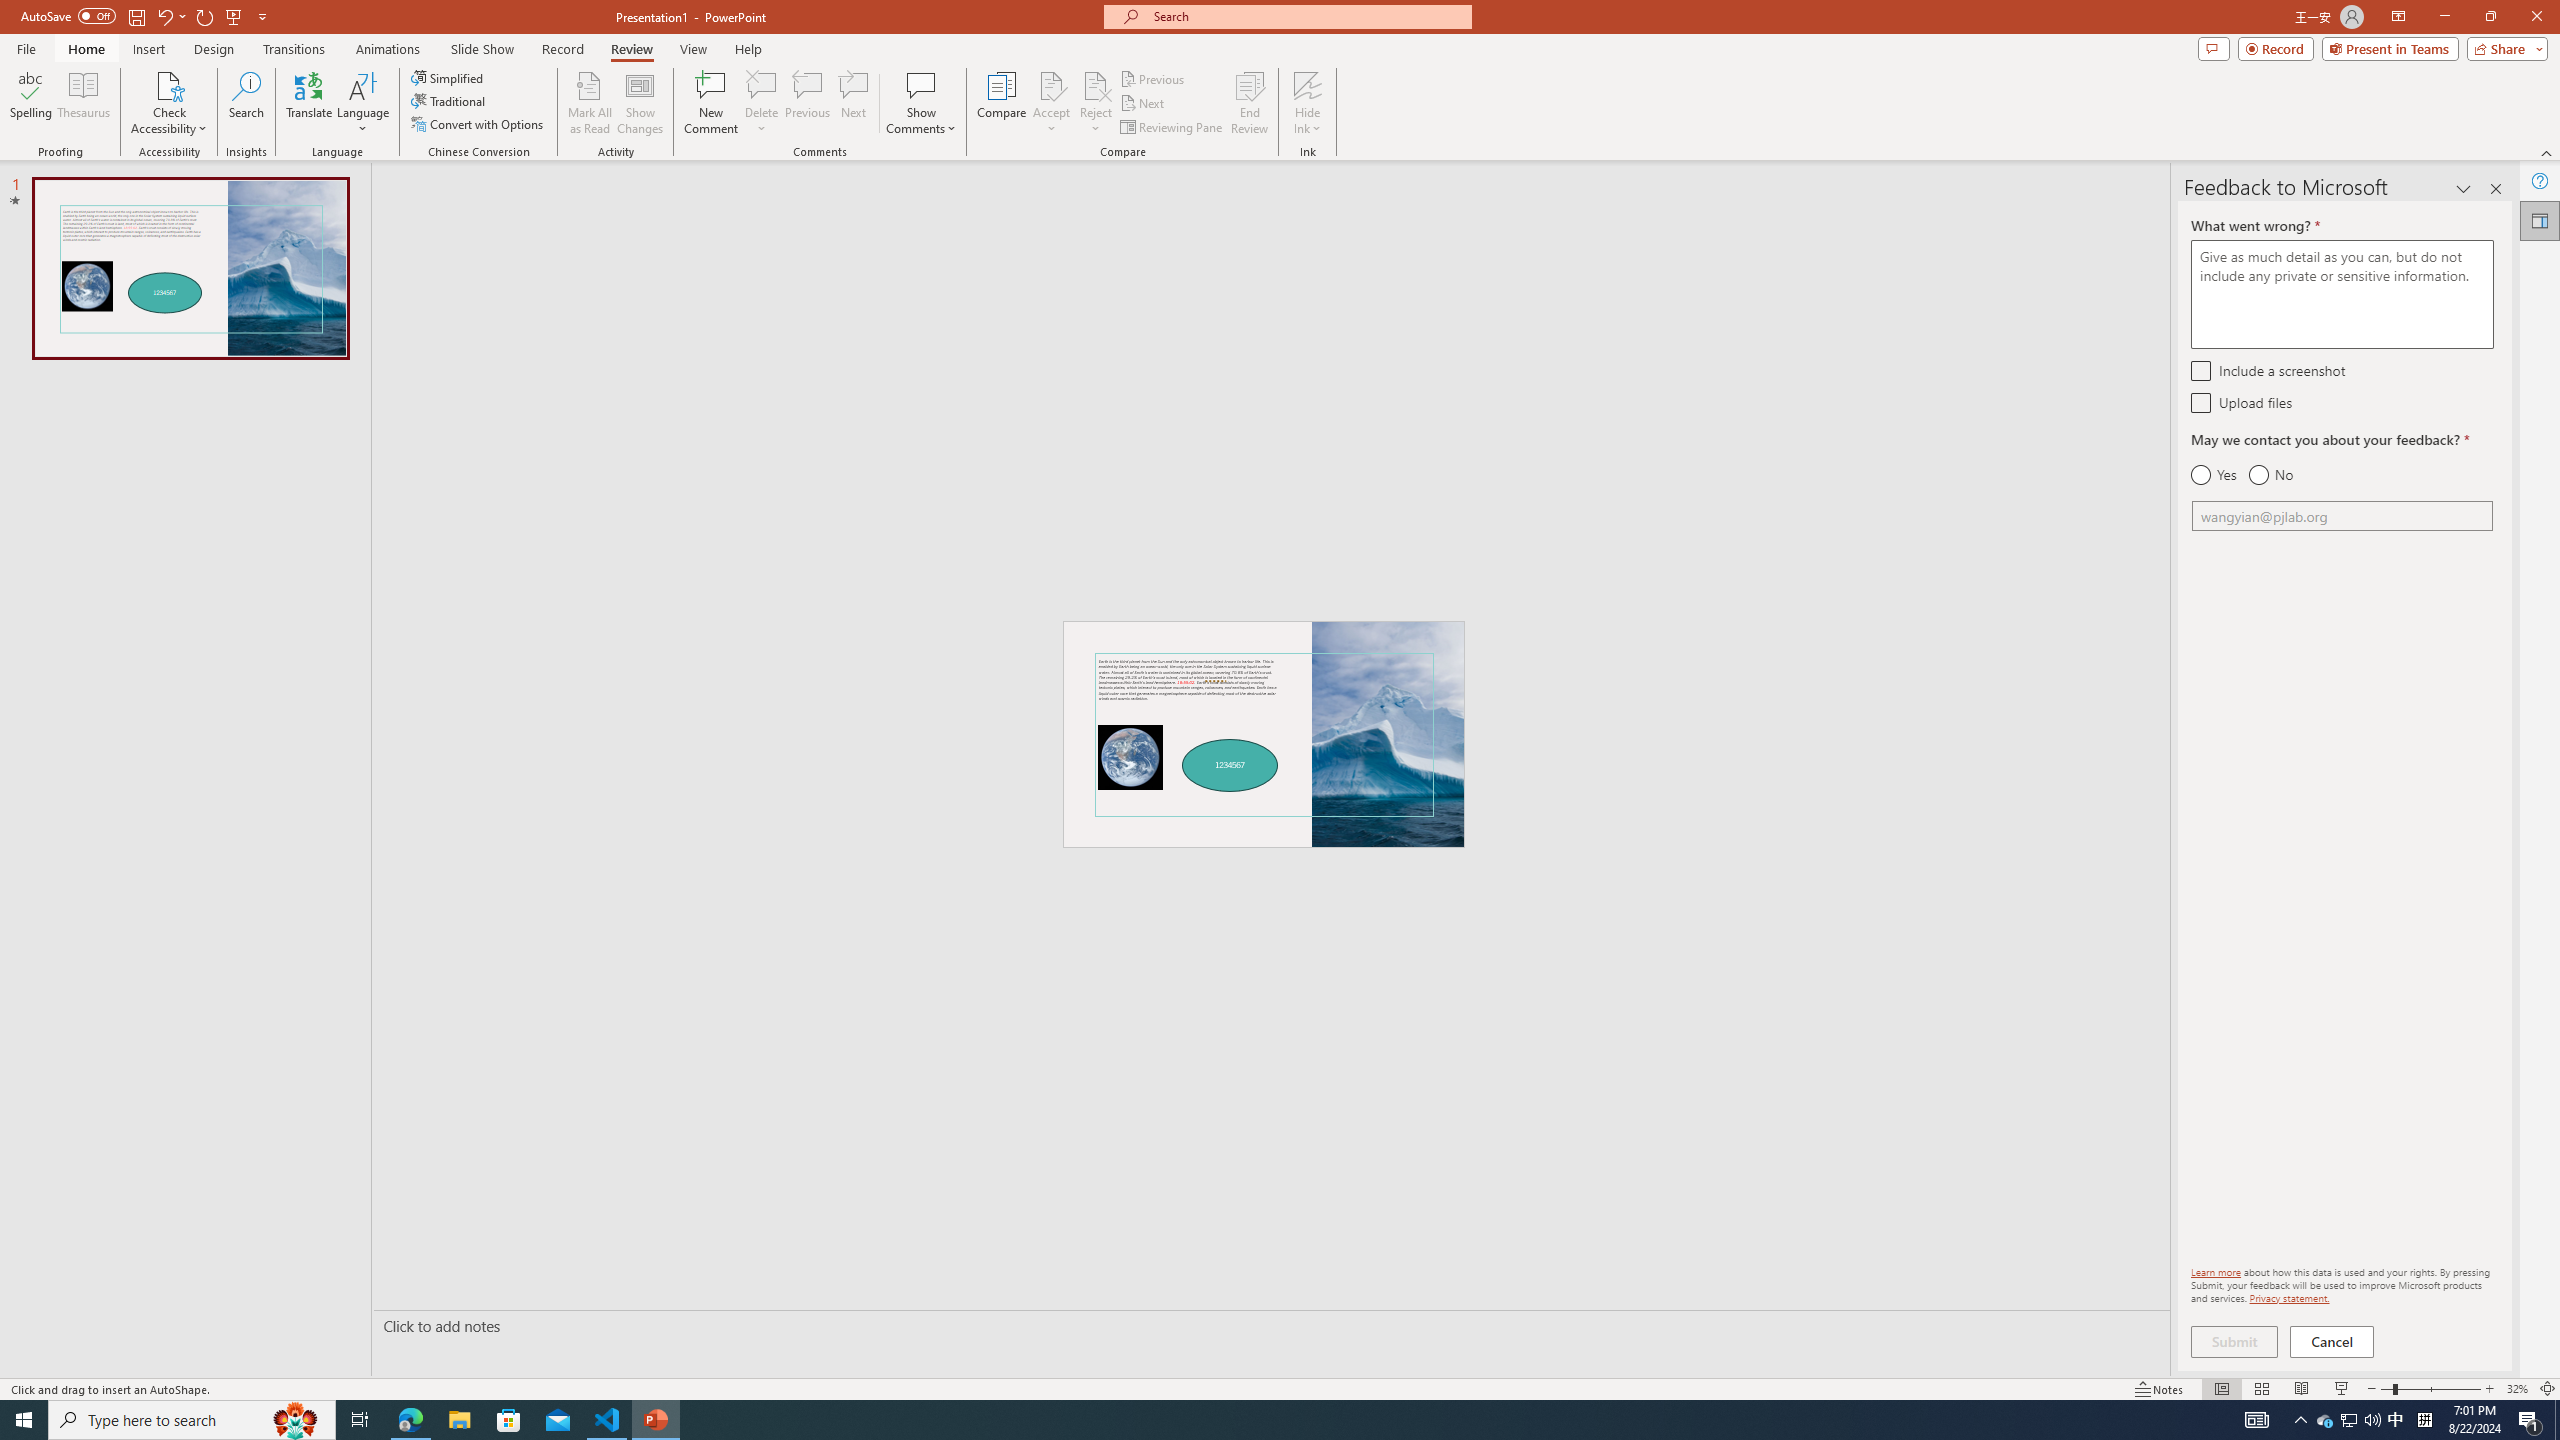 This screenshot has width=2560, height=1440. What do you see at coordinates (590, 103) in the screenshot?
I see `'Mark All as Read'` at bounding box center [590, 103].